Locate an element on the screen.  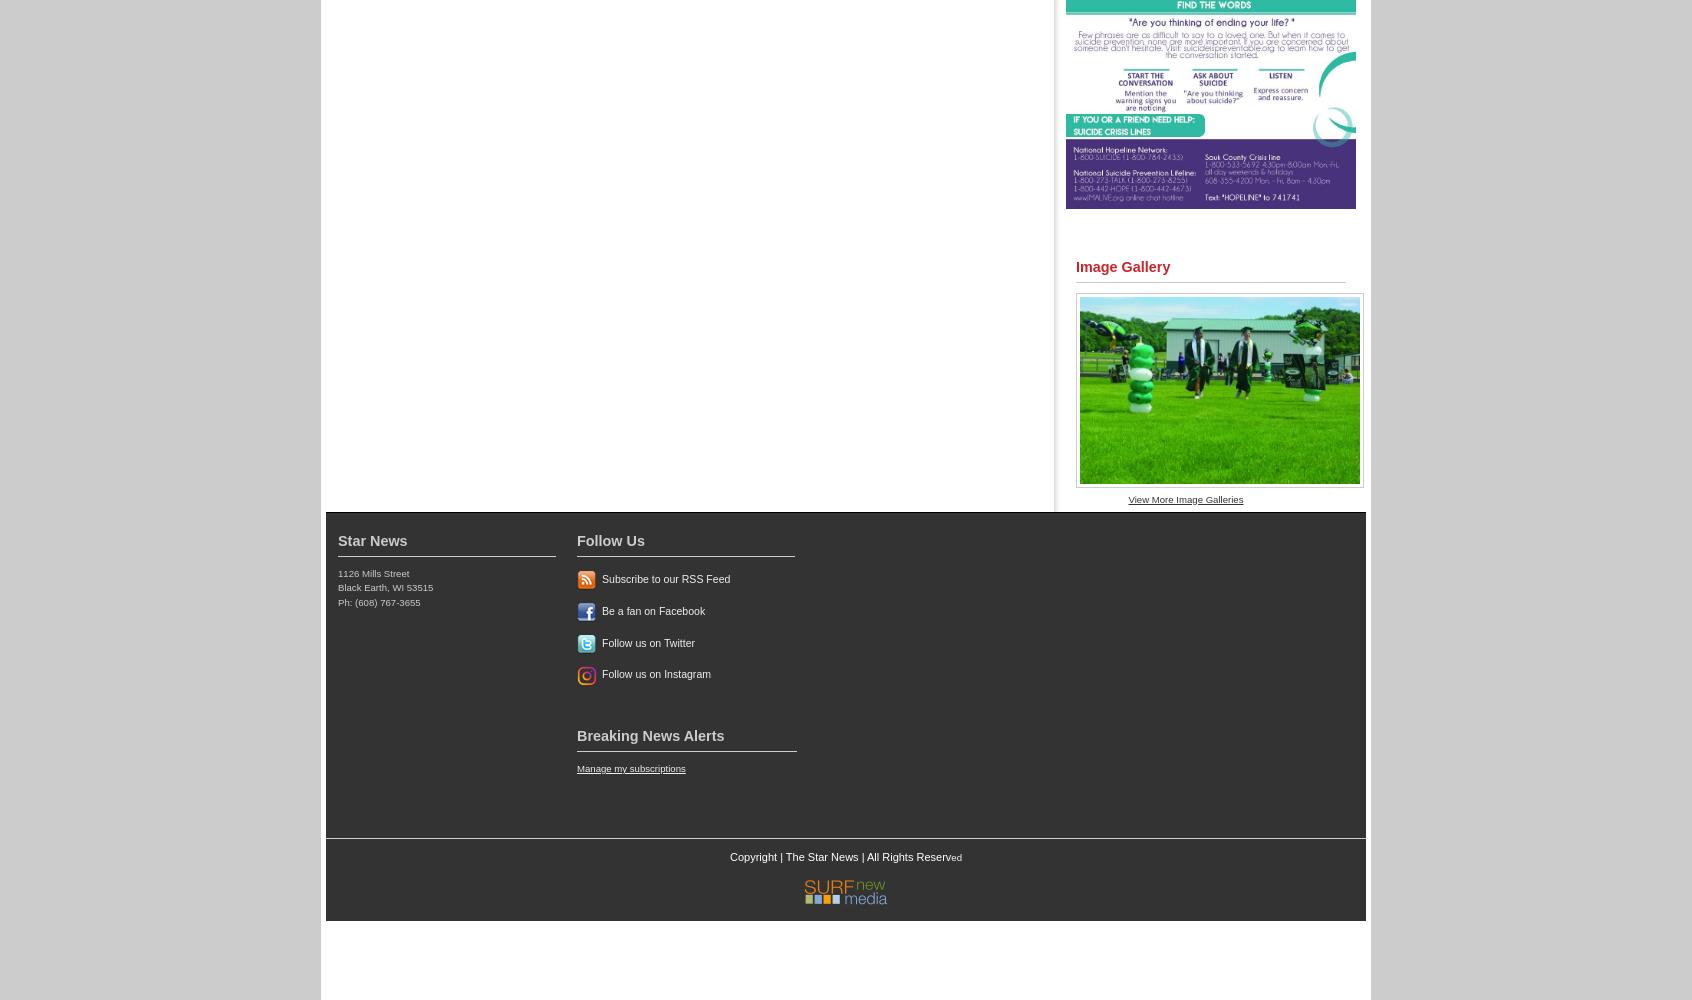
'Image Gallery' is located at coordinates (1122, 267).